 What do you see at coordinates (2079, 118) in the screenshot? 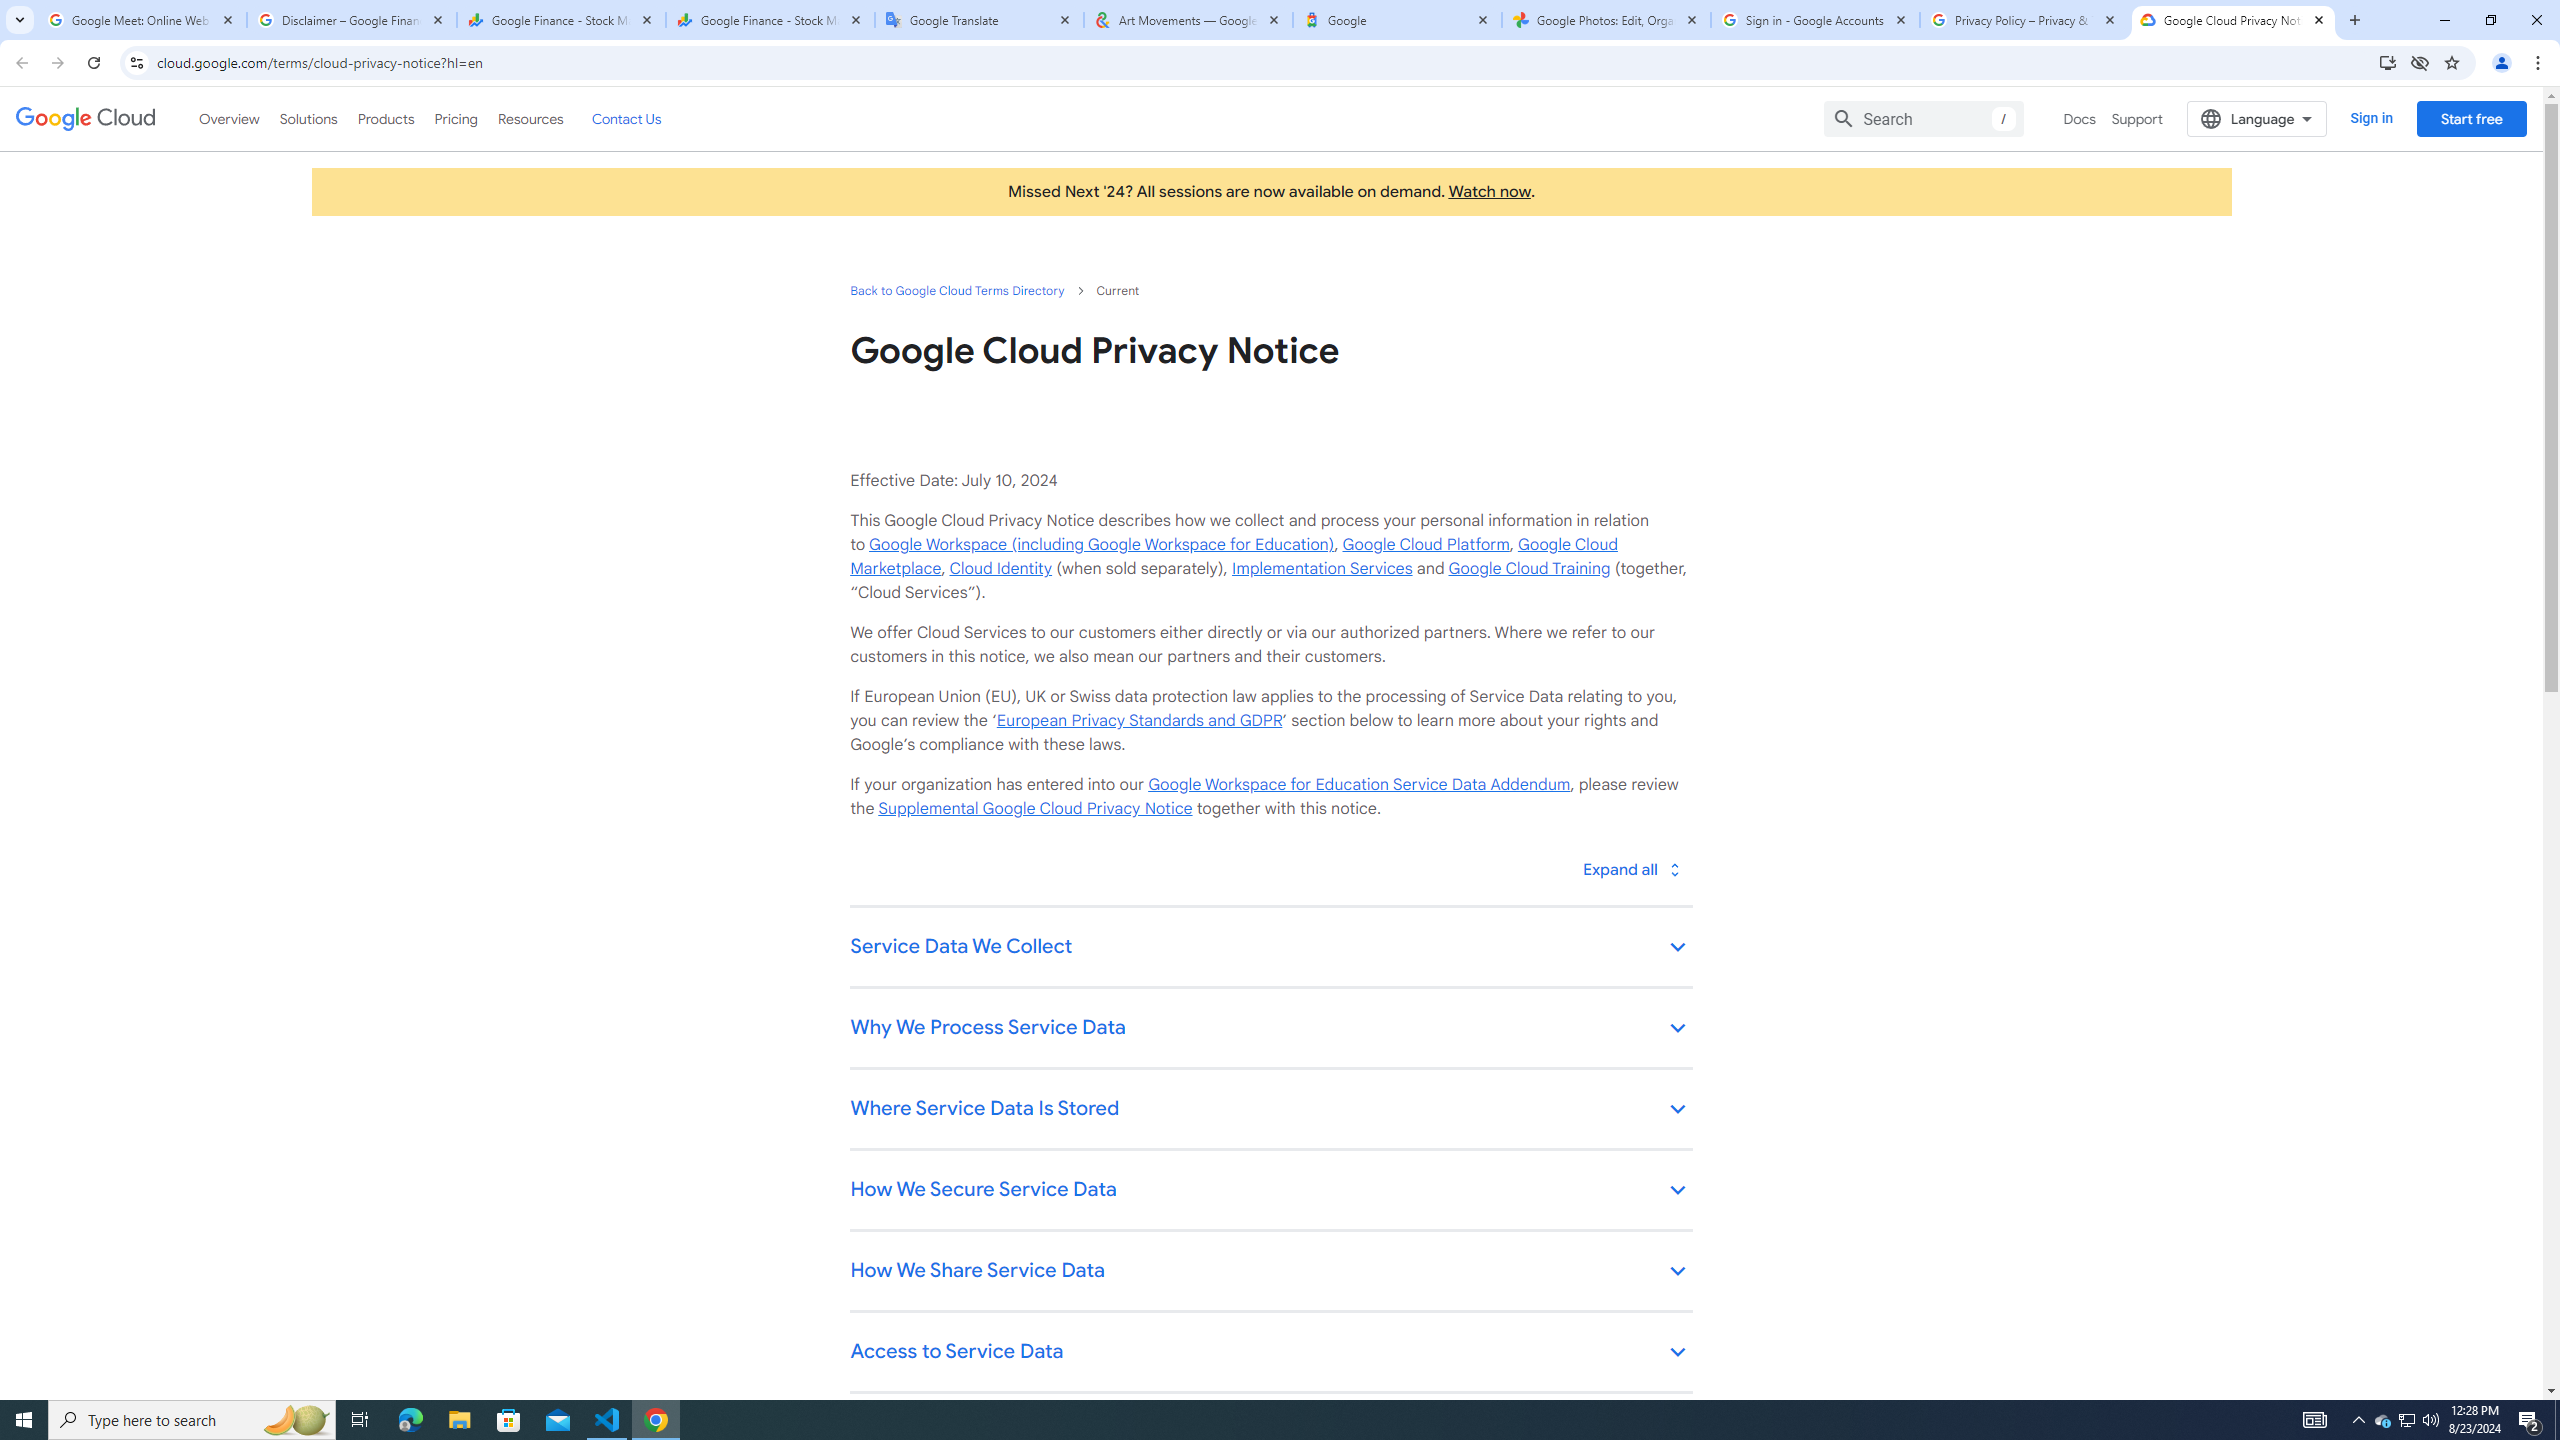
I see `'Docs'` at bounding box center [2079, 118].